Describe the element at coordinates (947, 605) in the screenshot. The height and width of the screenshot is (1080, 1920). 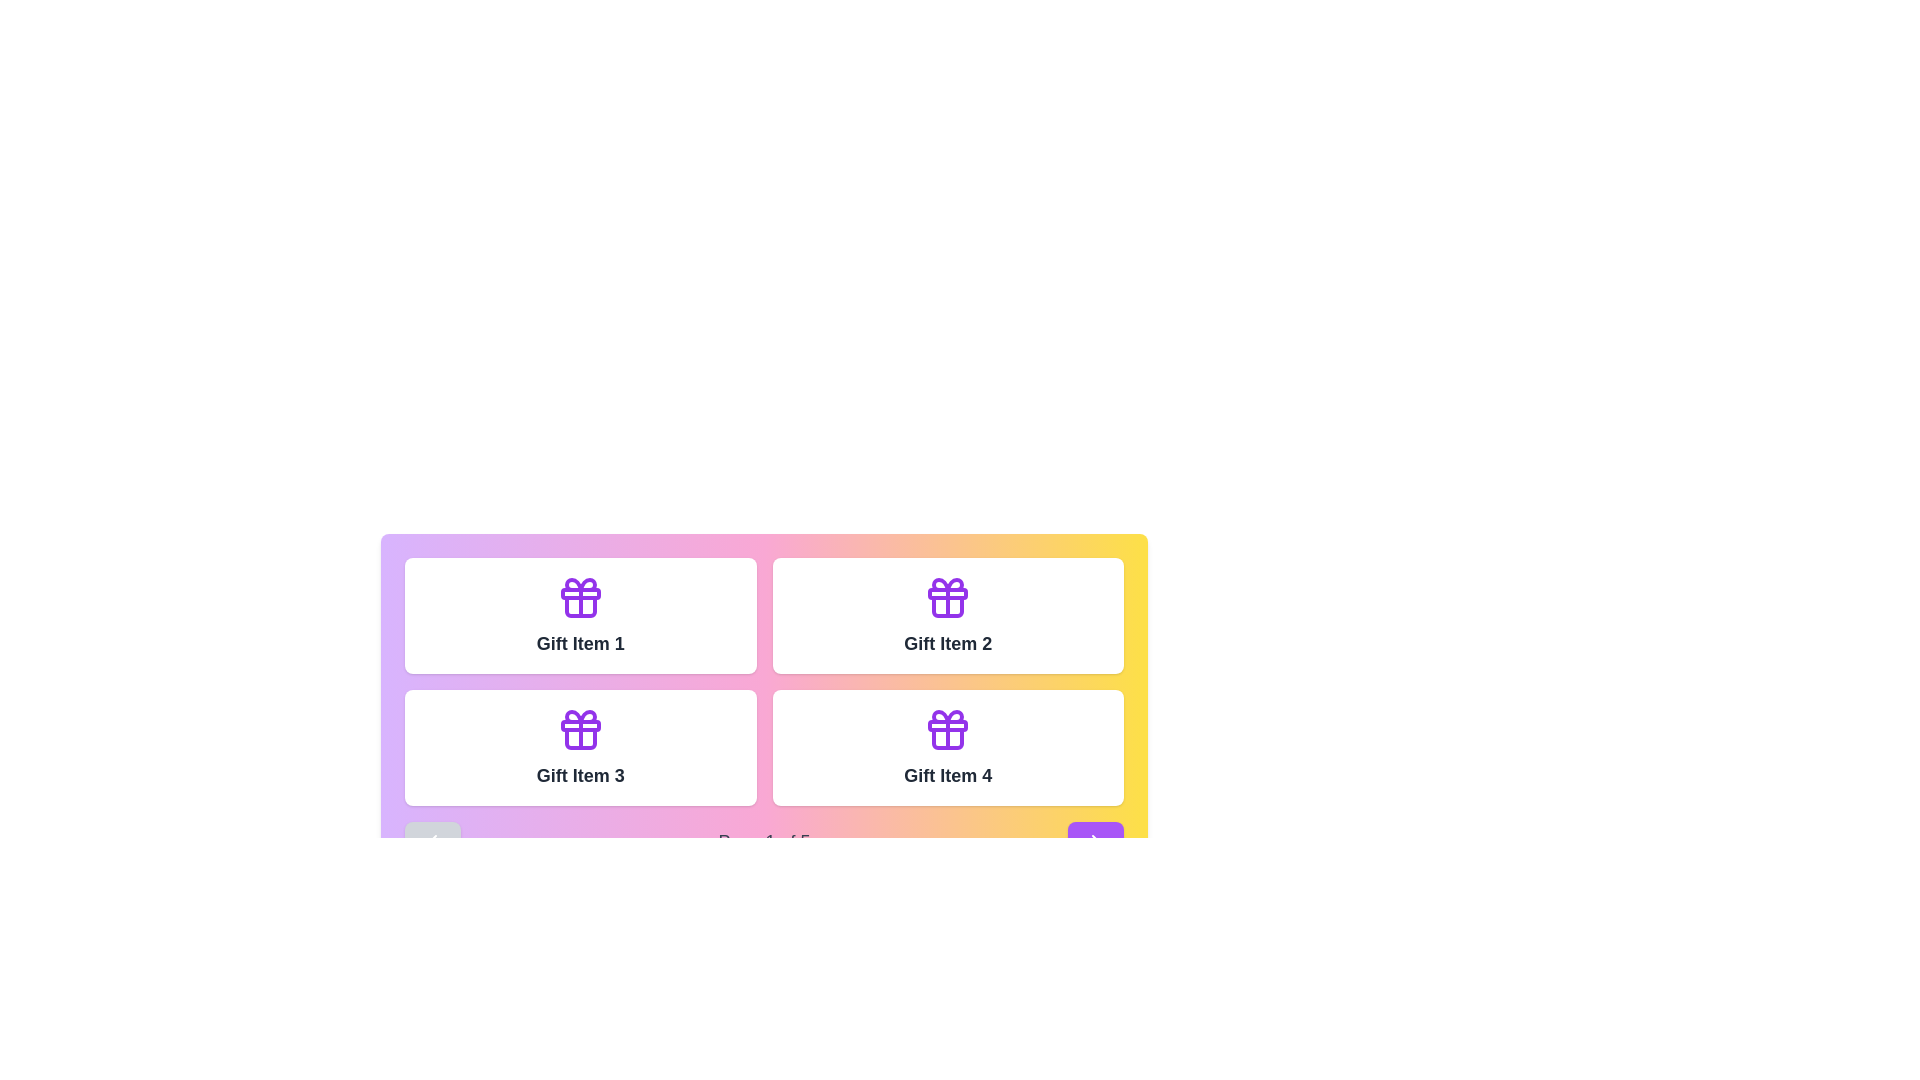
I see `the lower rectangular section of the purple gift box icon located in the second column of the grid layout` at that location.